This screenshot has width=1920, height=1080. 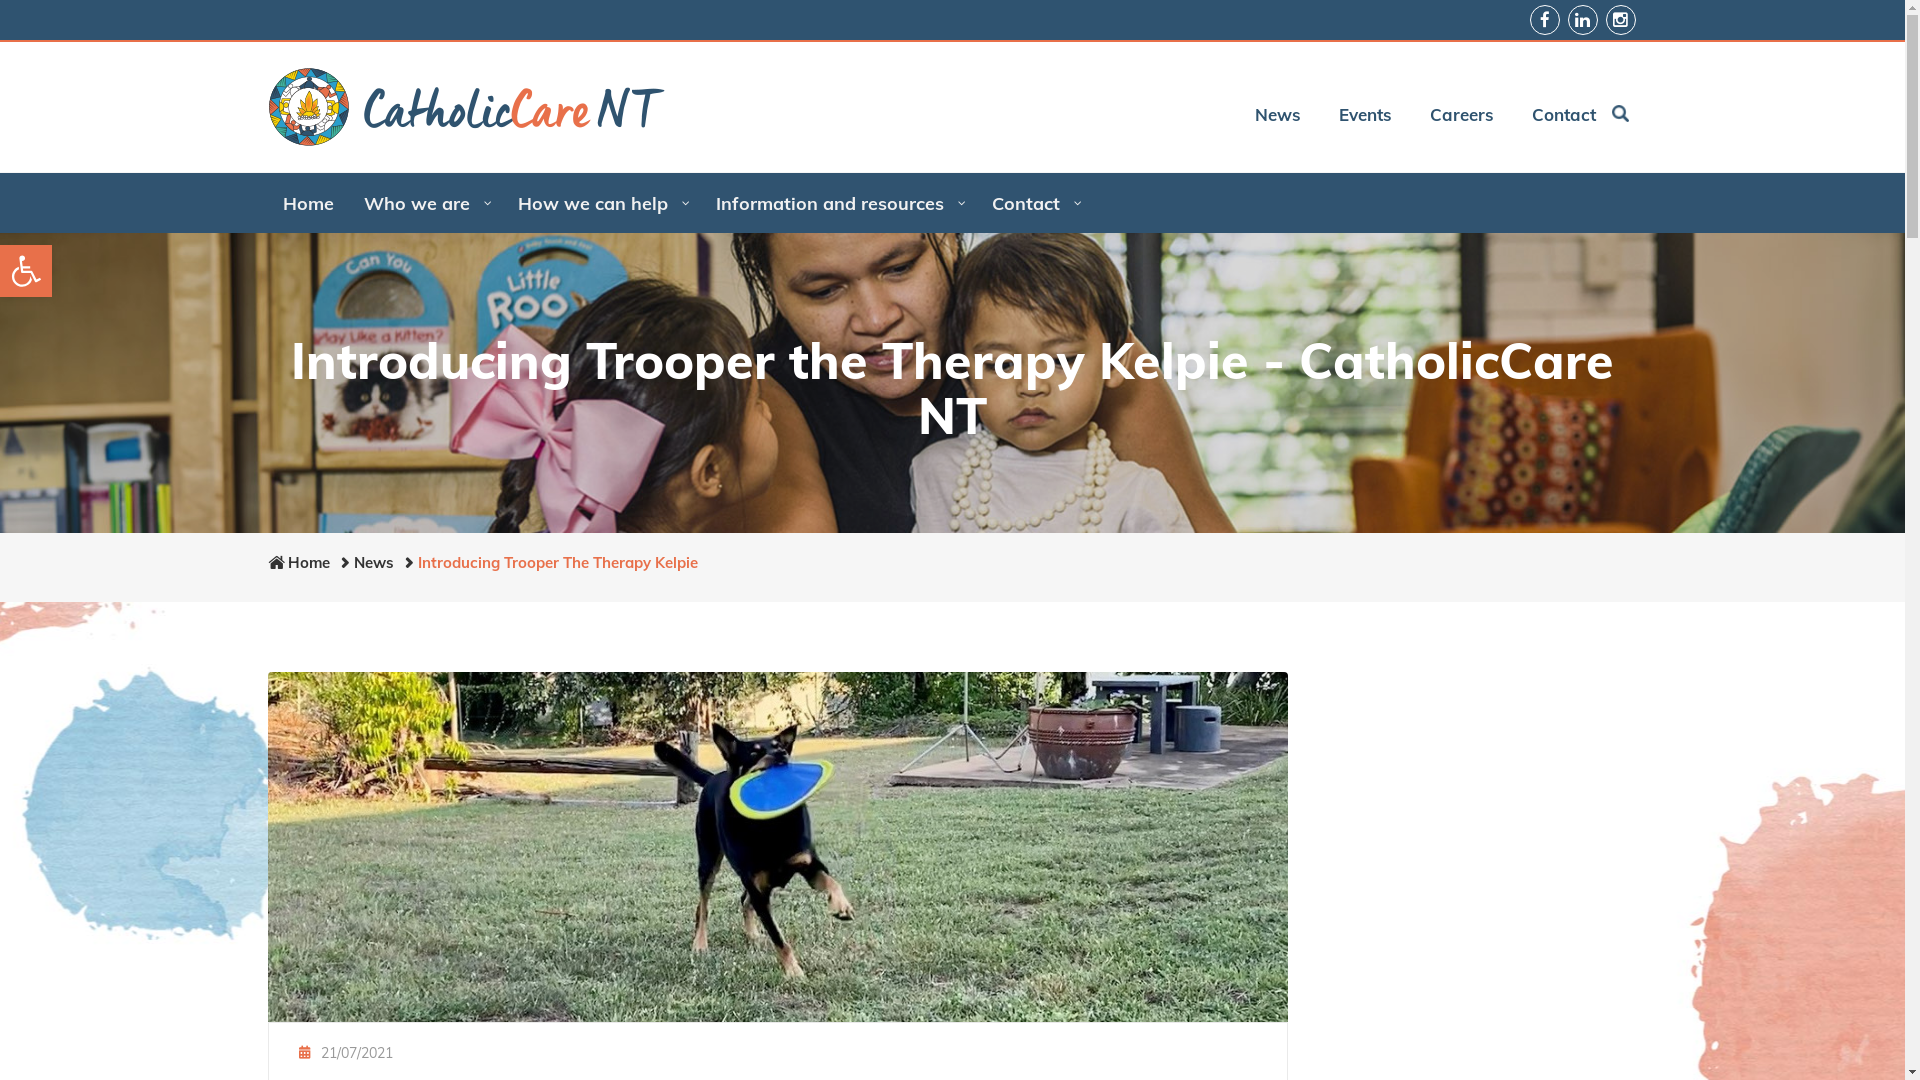 I want to click on 'Contact', so click(x=975, y=203).